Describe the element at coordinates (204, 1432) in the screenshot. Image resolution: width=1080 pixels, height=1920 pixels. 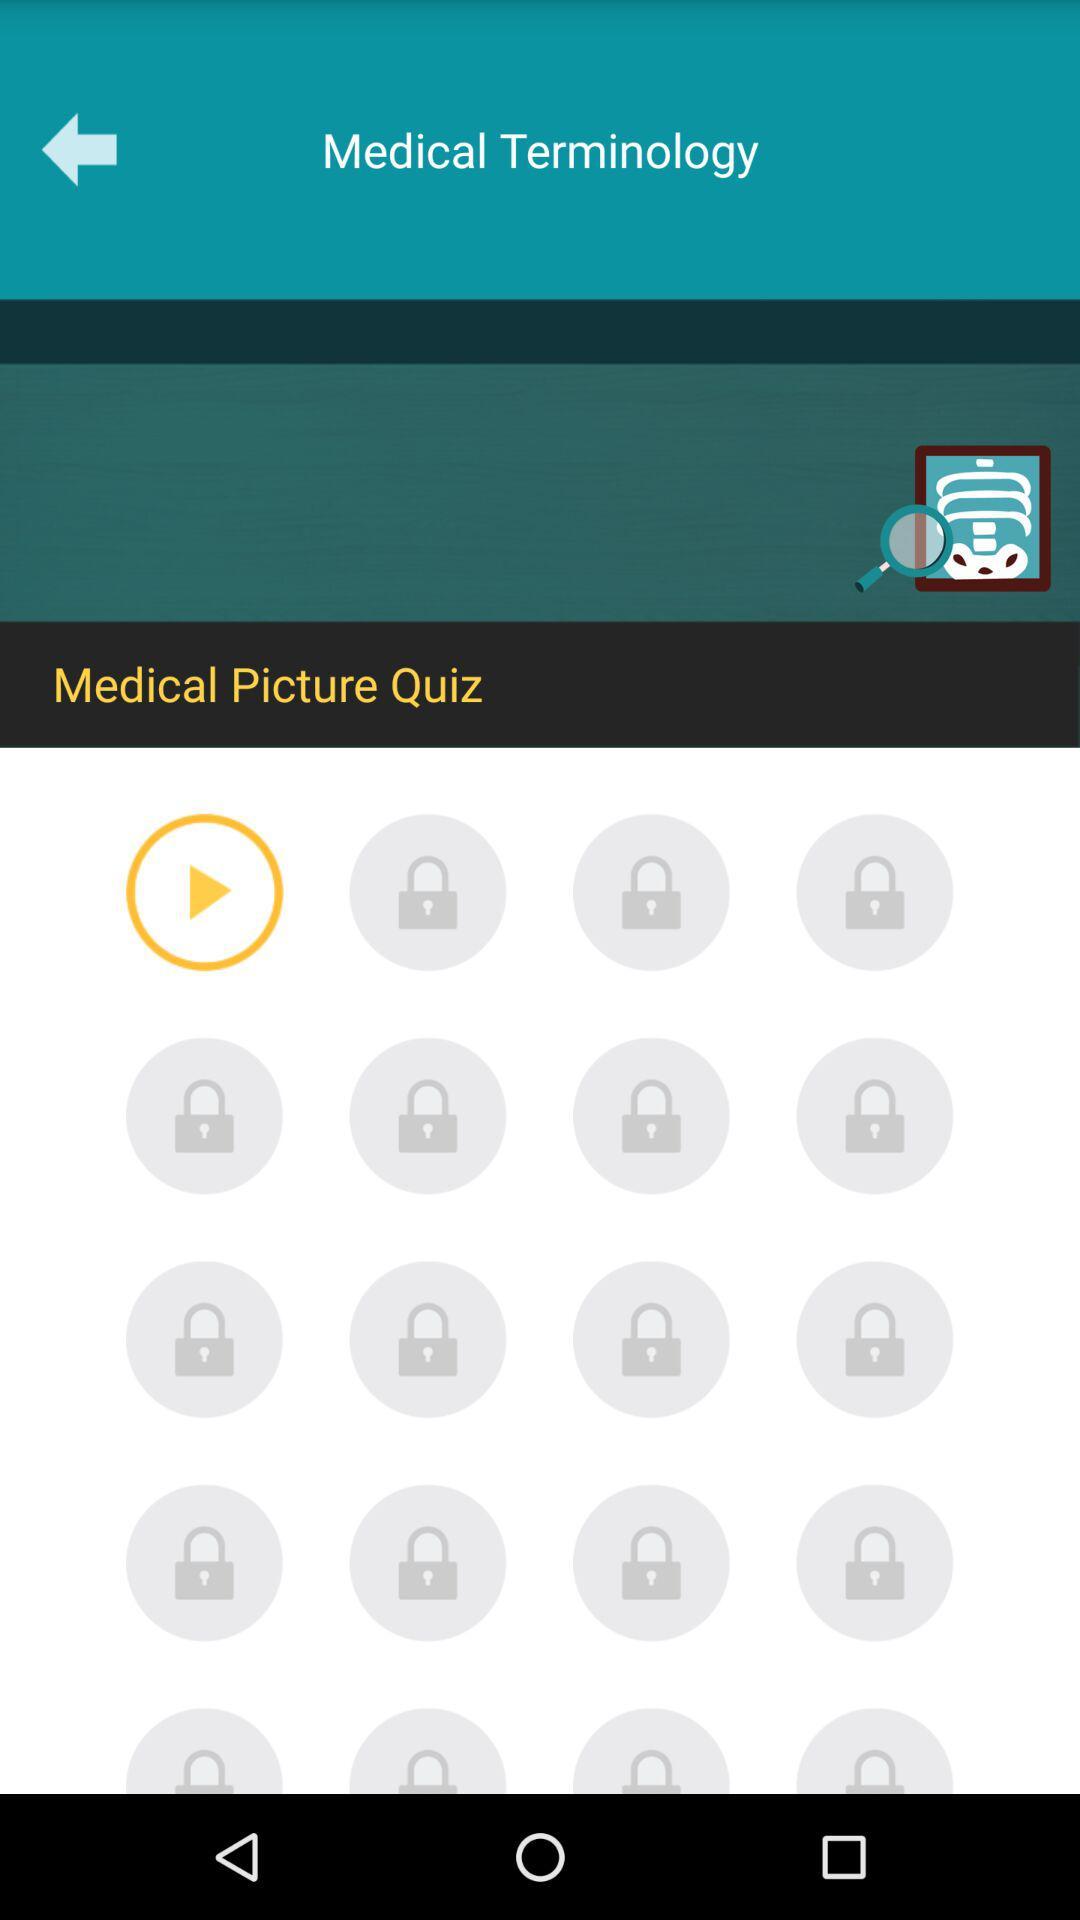
I see `the lock icon` at that location.